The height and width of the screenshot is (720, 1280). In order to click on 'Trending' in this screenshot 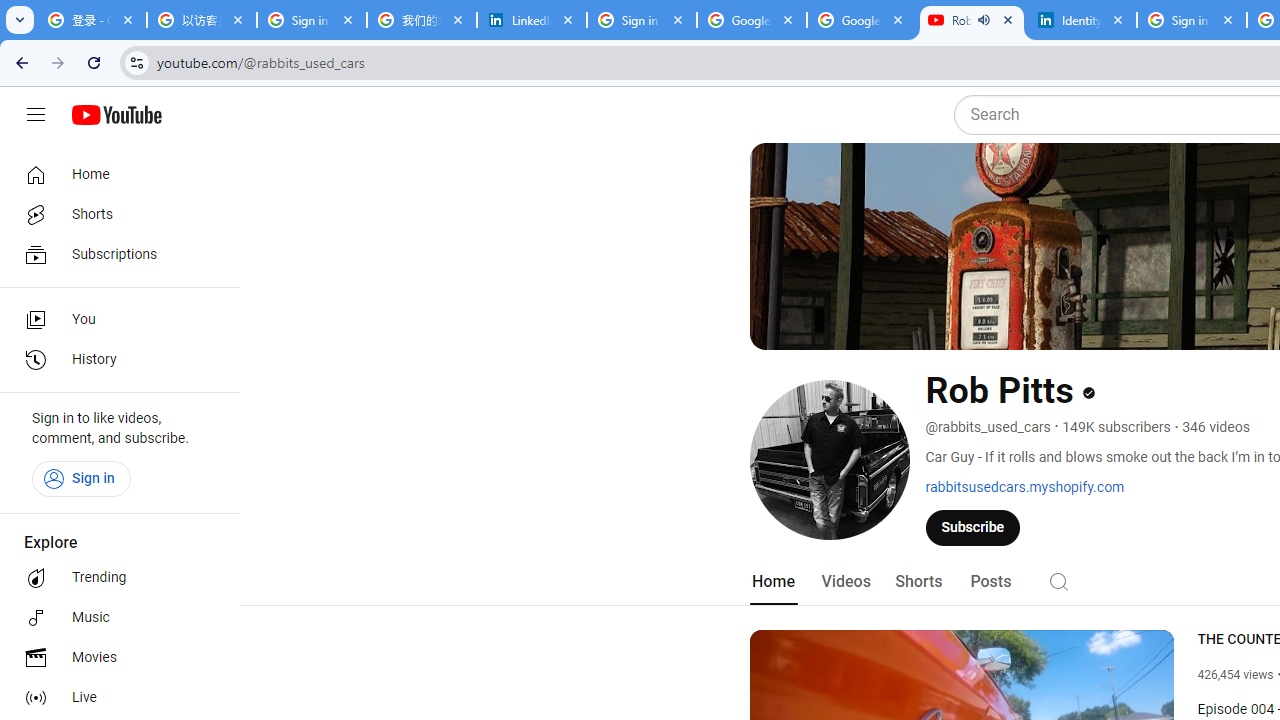, I will do `click(112, 578)`.